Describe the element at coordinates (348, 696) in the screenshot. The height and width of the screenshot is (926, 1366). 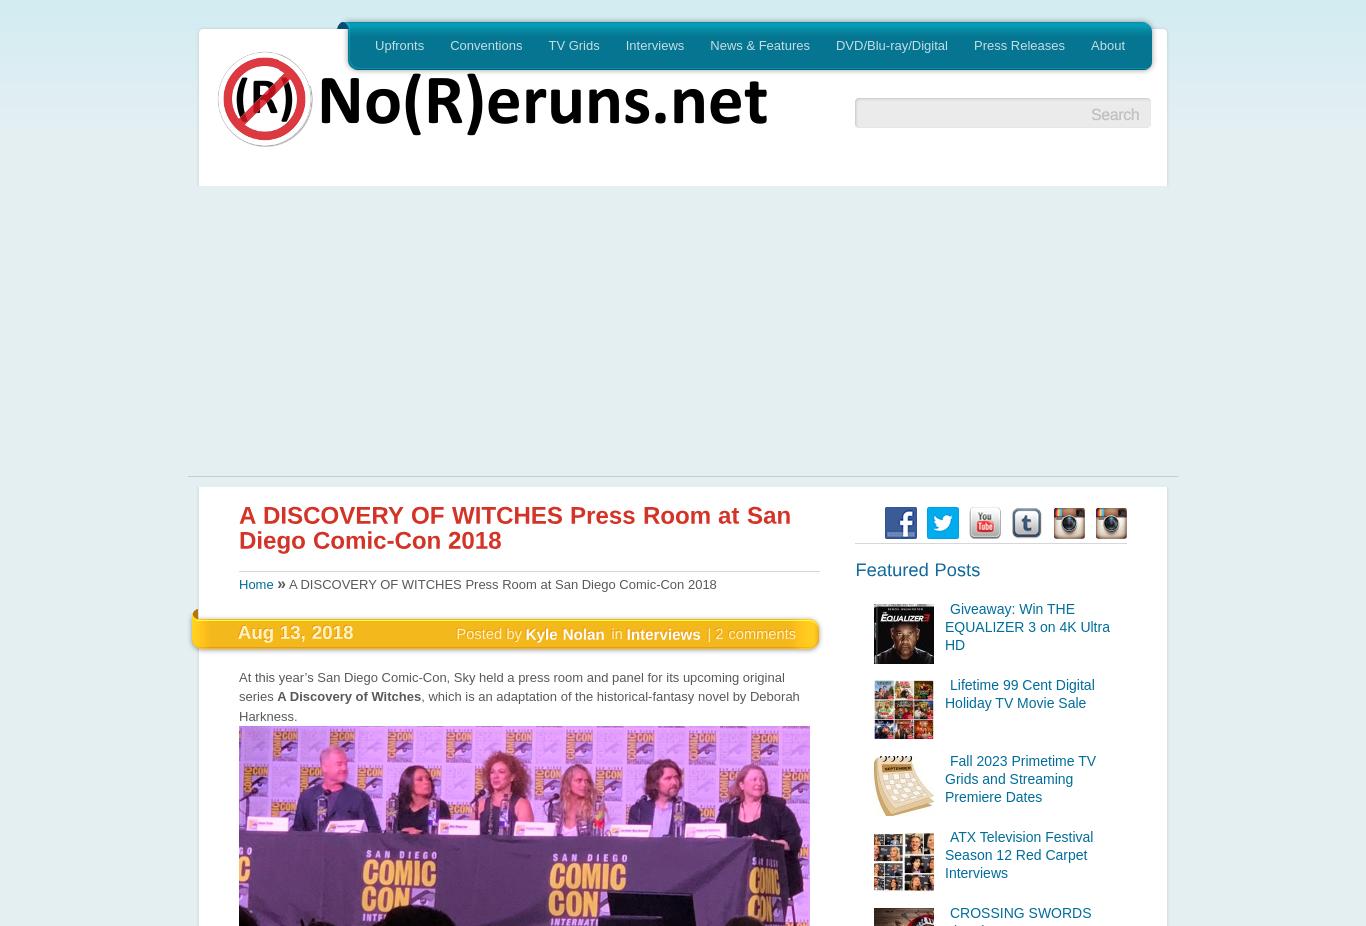
I see `'A Discovery of Witches'` at that location.